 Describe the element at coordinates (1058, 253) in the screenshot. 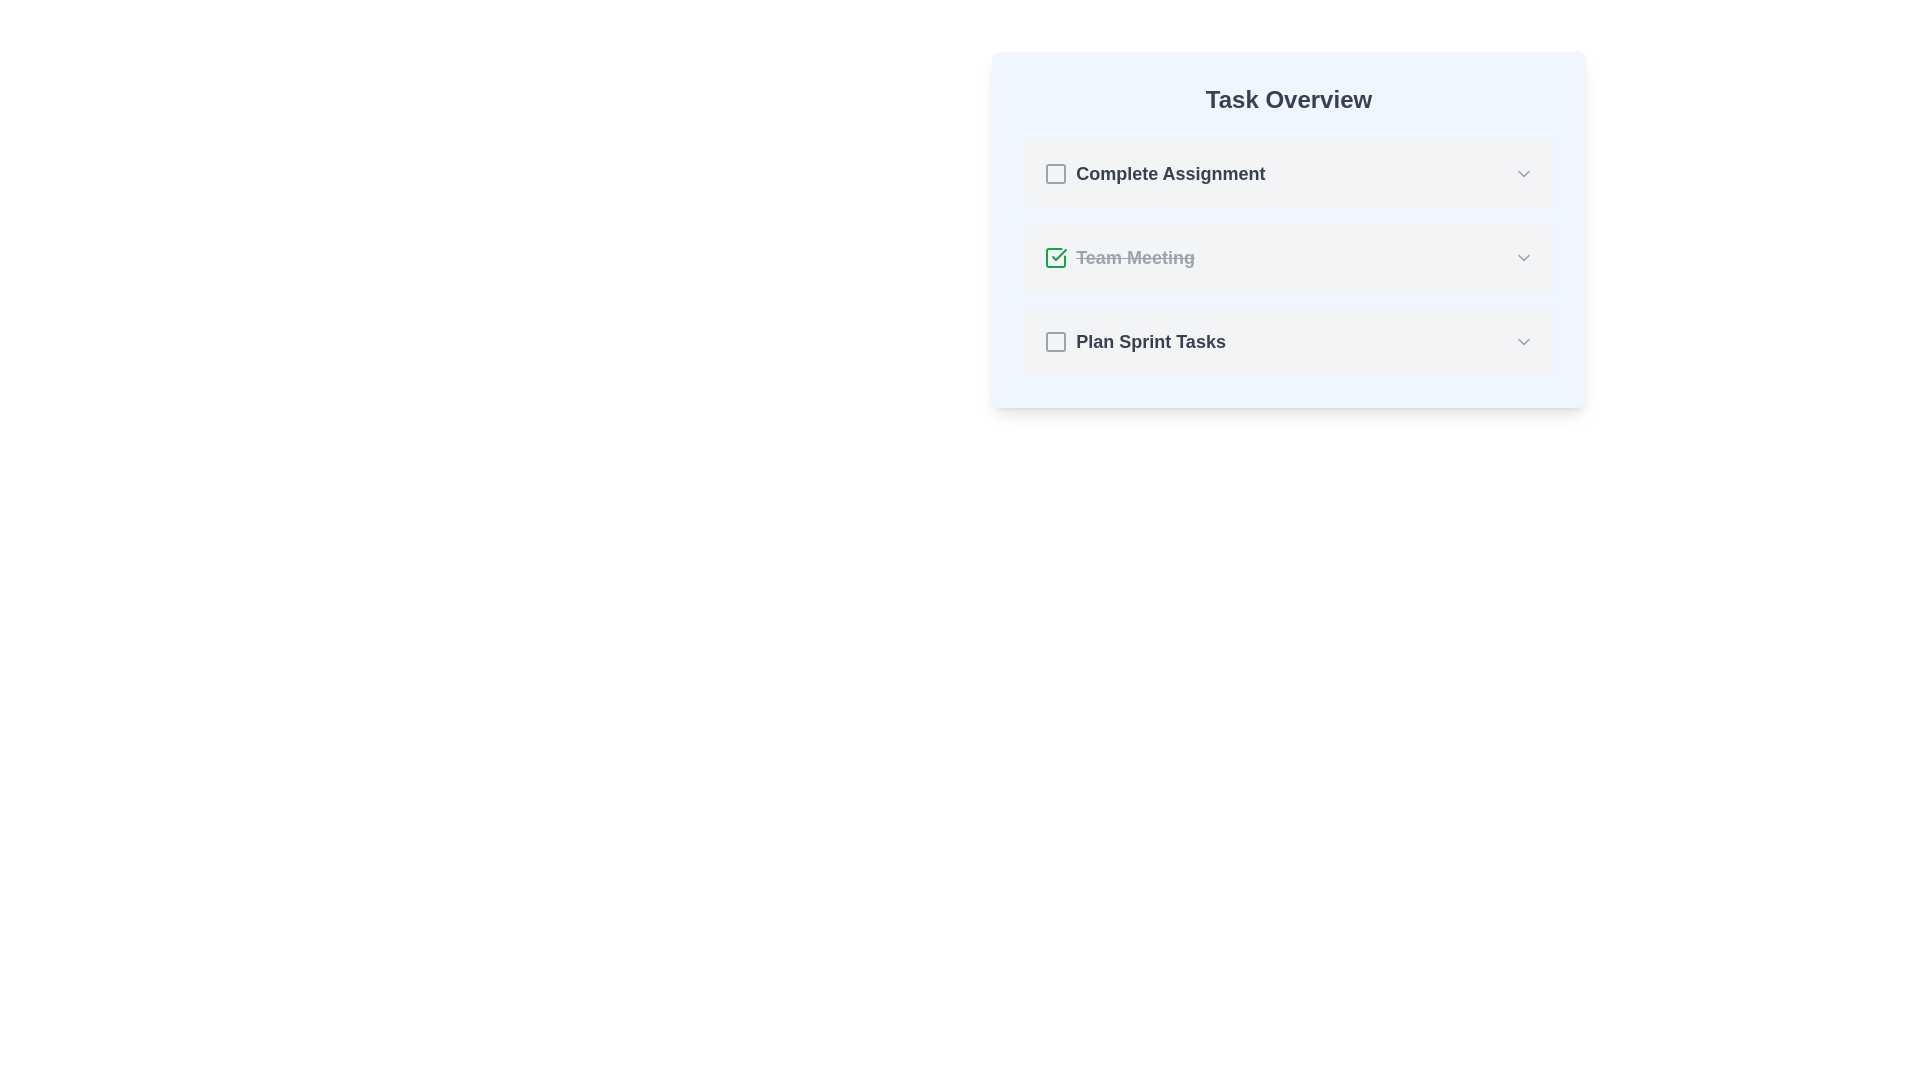

I see `the green checkmark icon indicating the completion status of the 'Team Meeting' task in the middle row of the 'Task Overview' section` at that location.